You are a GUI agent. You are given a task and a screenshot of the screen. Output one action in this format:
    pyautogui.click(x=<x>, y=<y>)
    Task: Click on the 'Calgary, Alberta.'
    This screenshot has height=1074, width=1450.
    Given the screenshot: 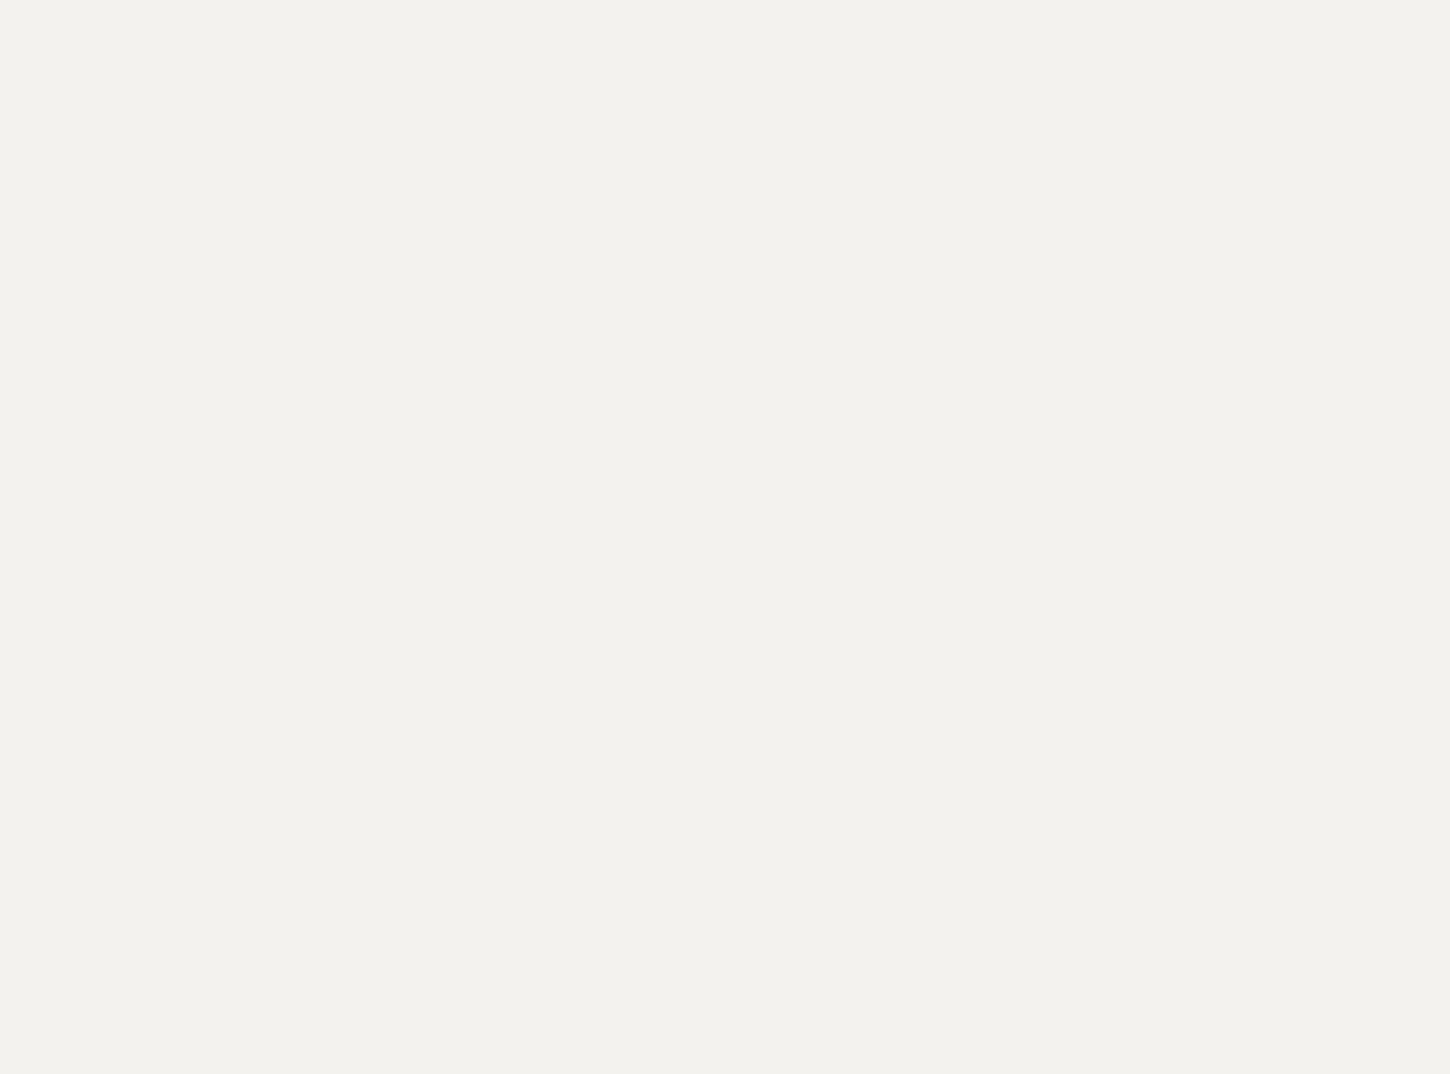 What is the action you would take?
    pyautogui.click(x=399, y=260)
    